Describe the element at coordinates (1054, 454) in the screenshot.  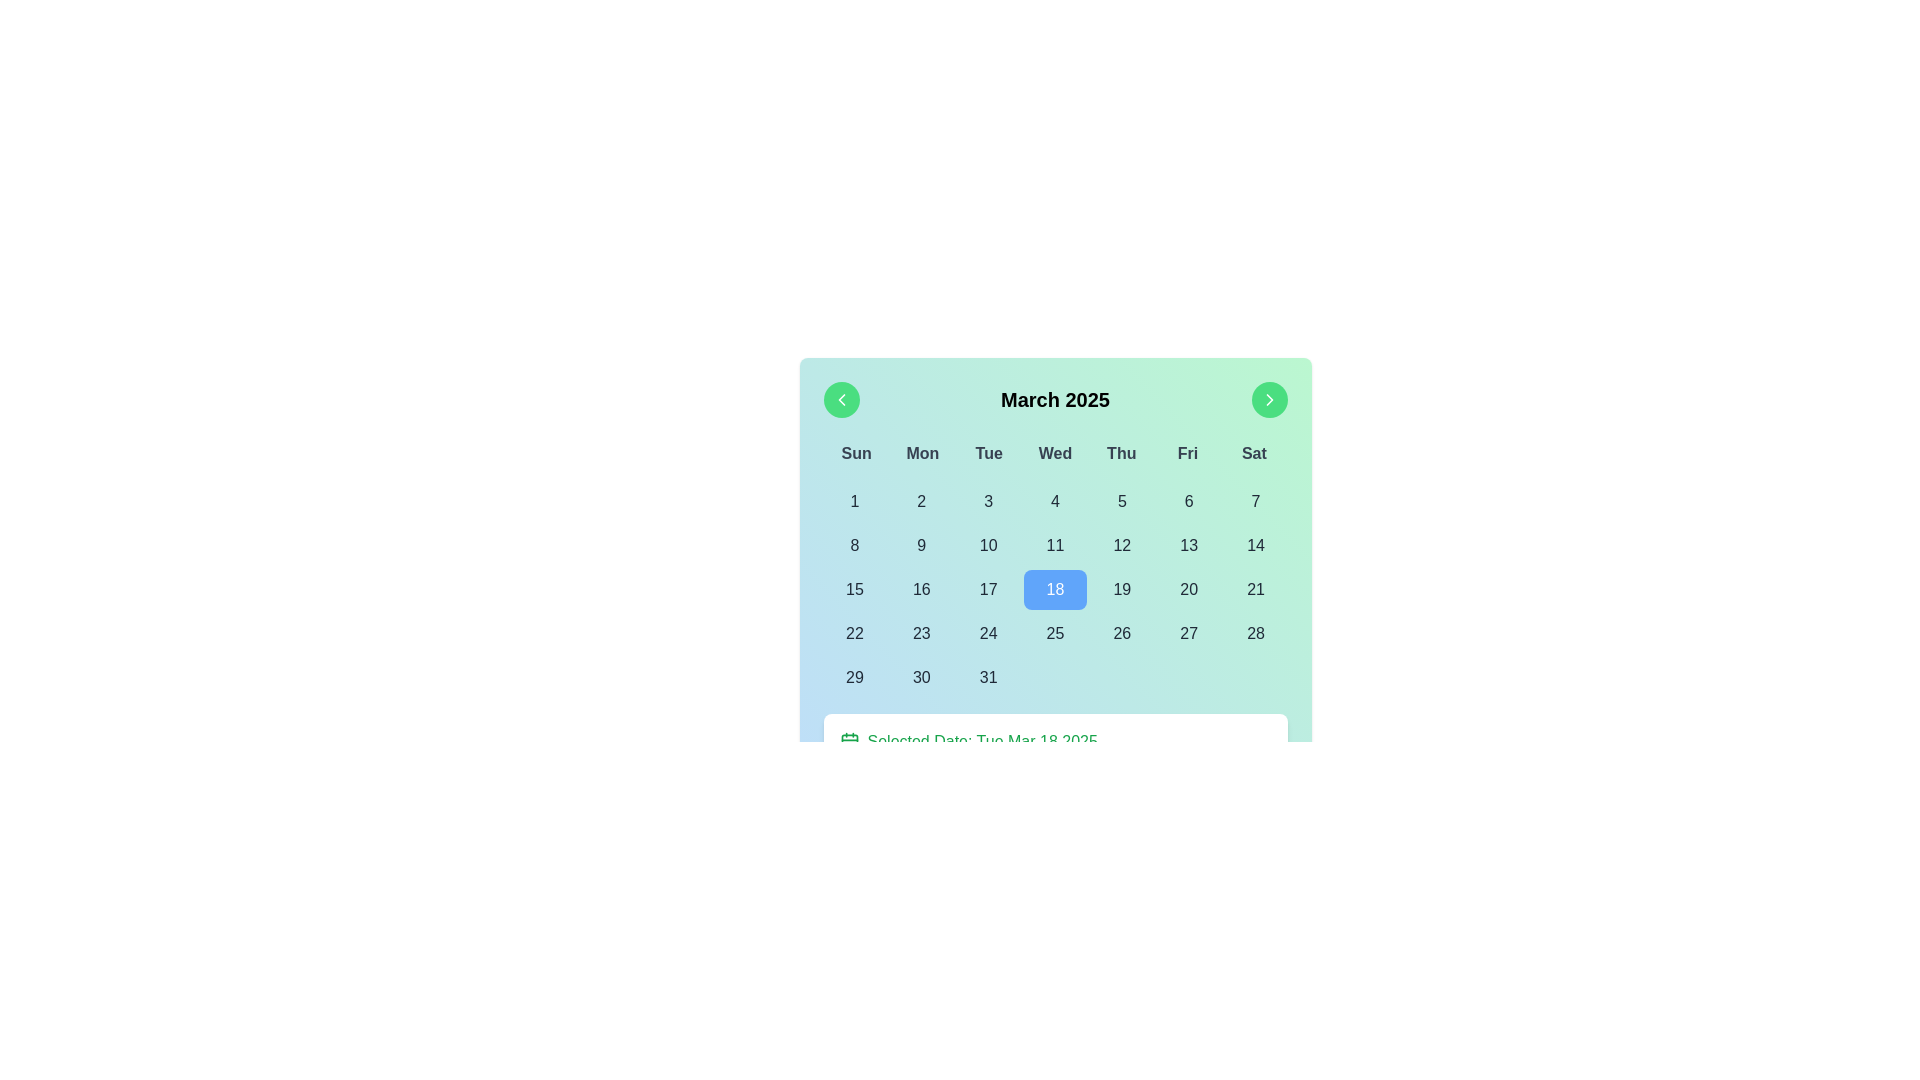
I see `the row of text elements representing the days of the week (Sun, Mon, Tue, Wed, Thu, Fri, Sat) styled in bold gray font, located below 'March 2025' in the calendar interface` at that location.